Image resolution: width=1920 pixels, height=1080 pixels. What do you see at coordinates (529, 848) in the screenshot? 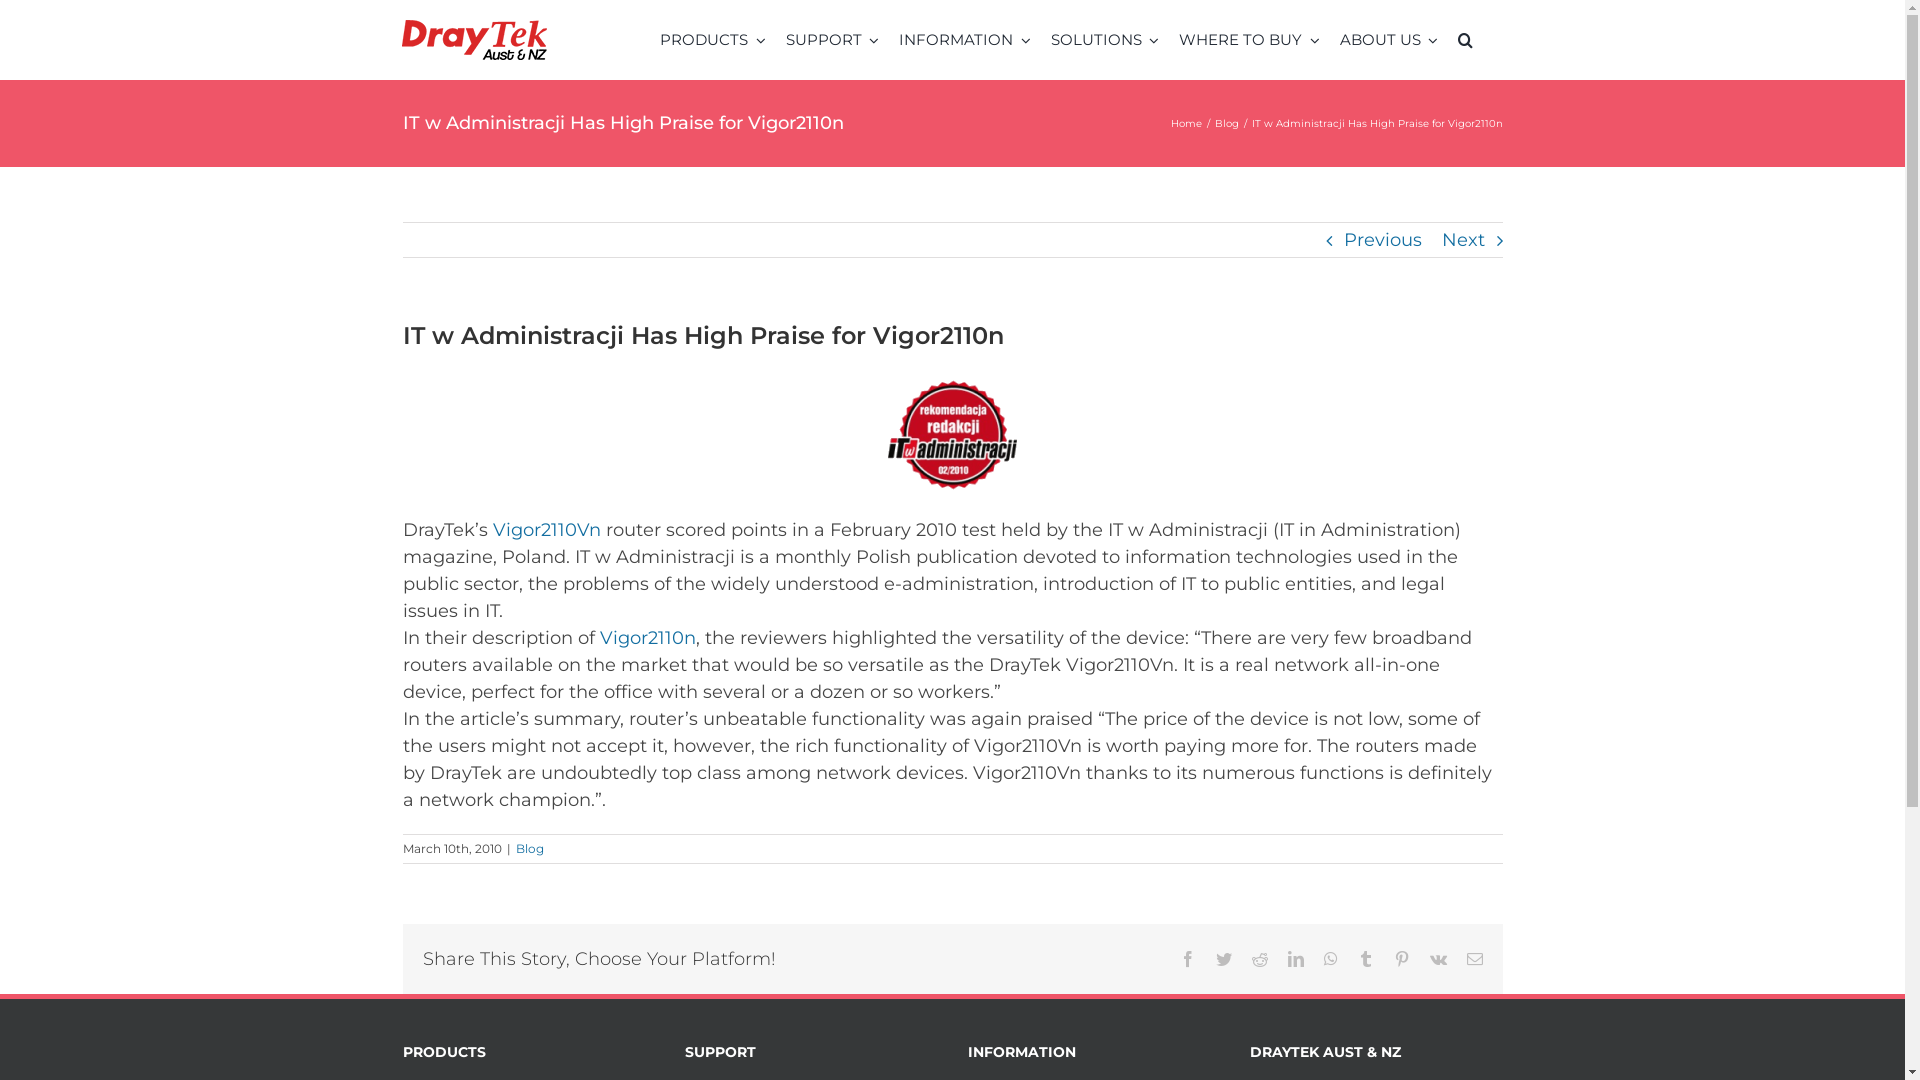
I see `'Blog'` at bounding box center [529, 848].